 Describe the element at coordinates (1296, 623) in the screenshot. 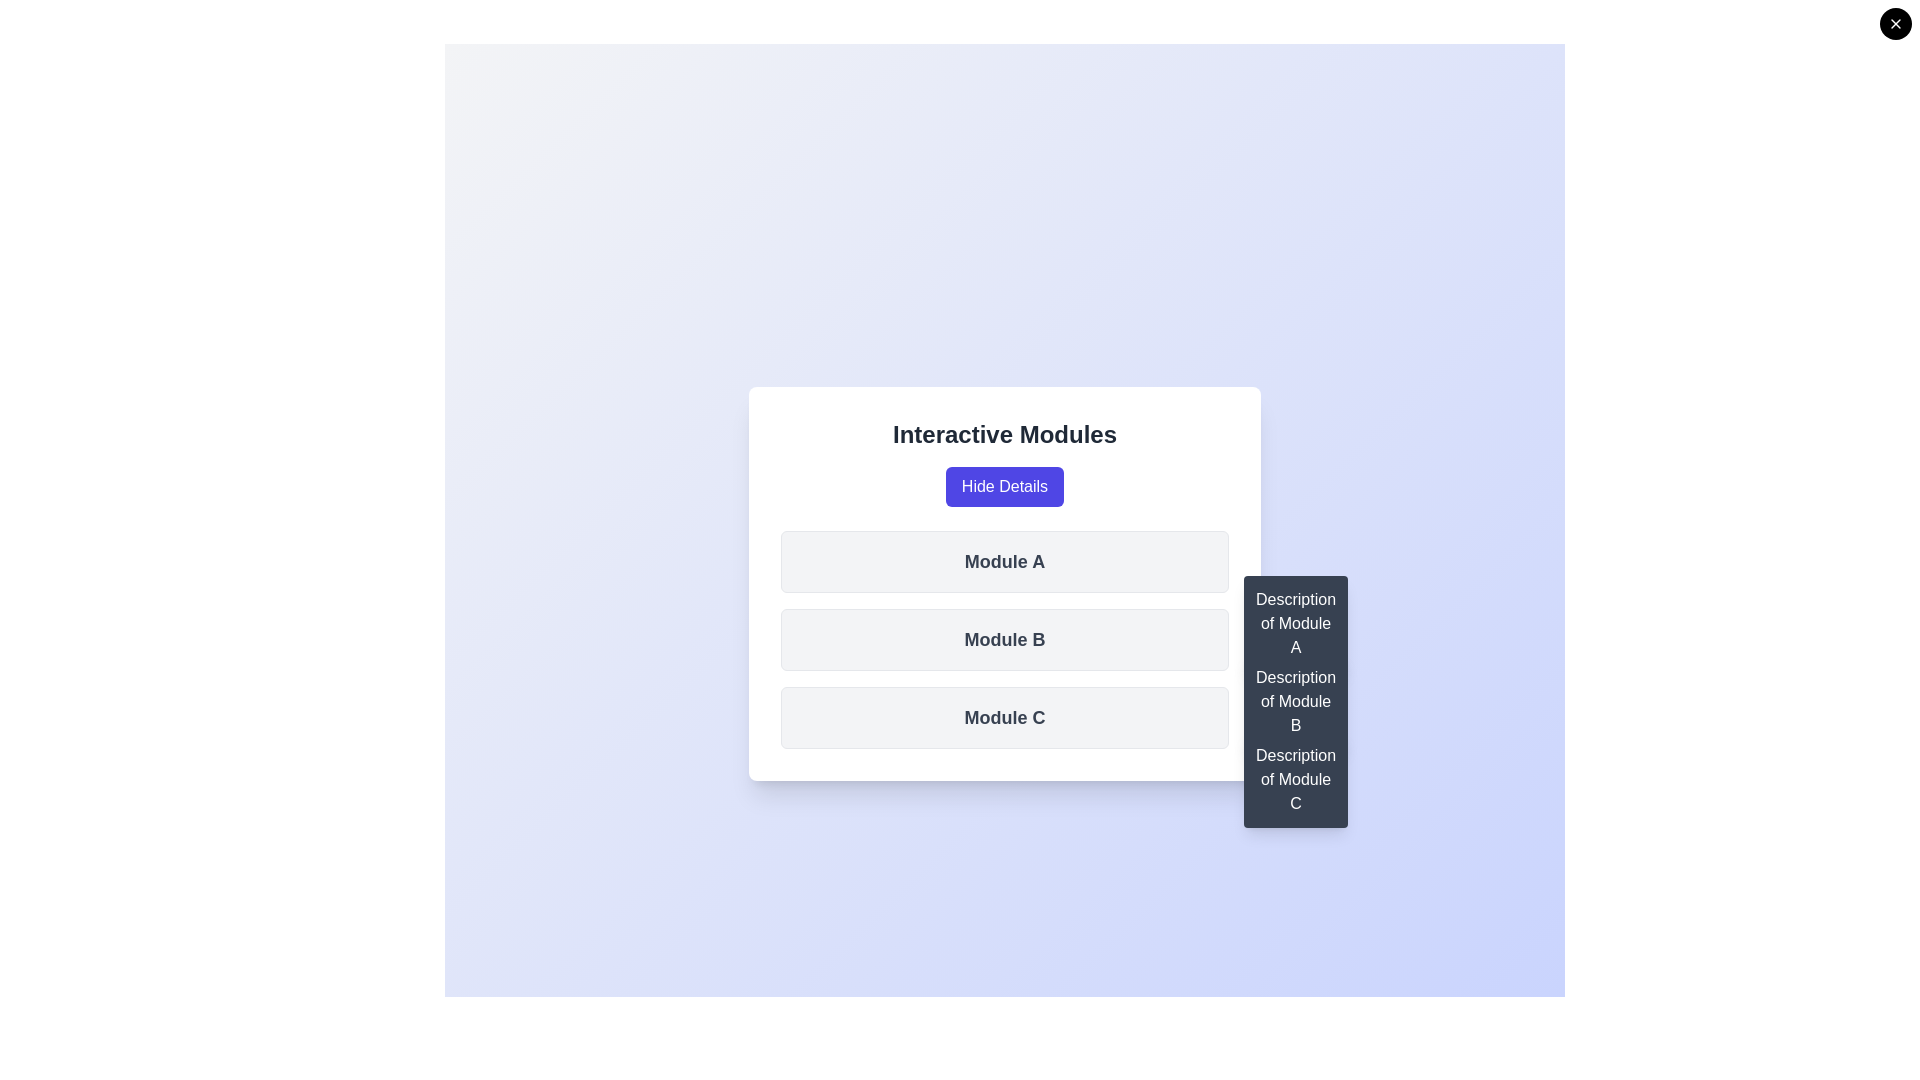

I see `the Tooltip or informational panel that displays additional information related to 'Module A', which is the first item in a vertical stack of descriptions located to the immediate right of the 'Module A' section` at that location.